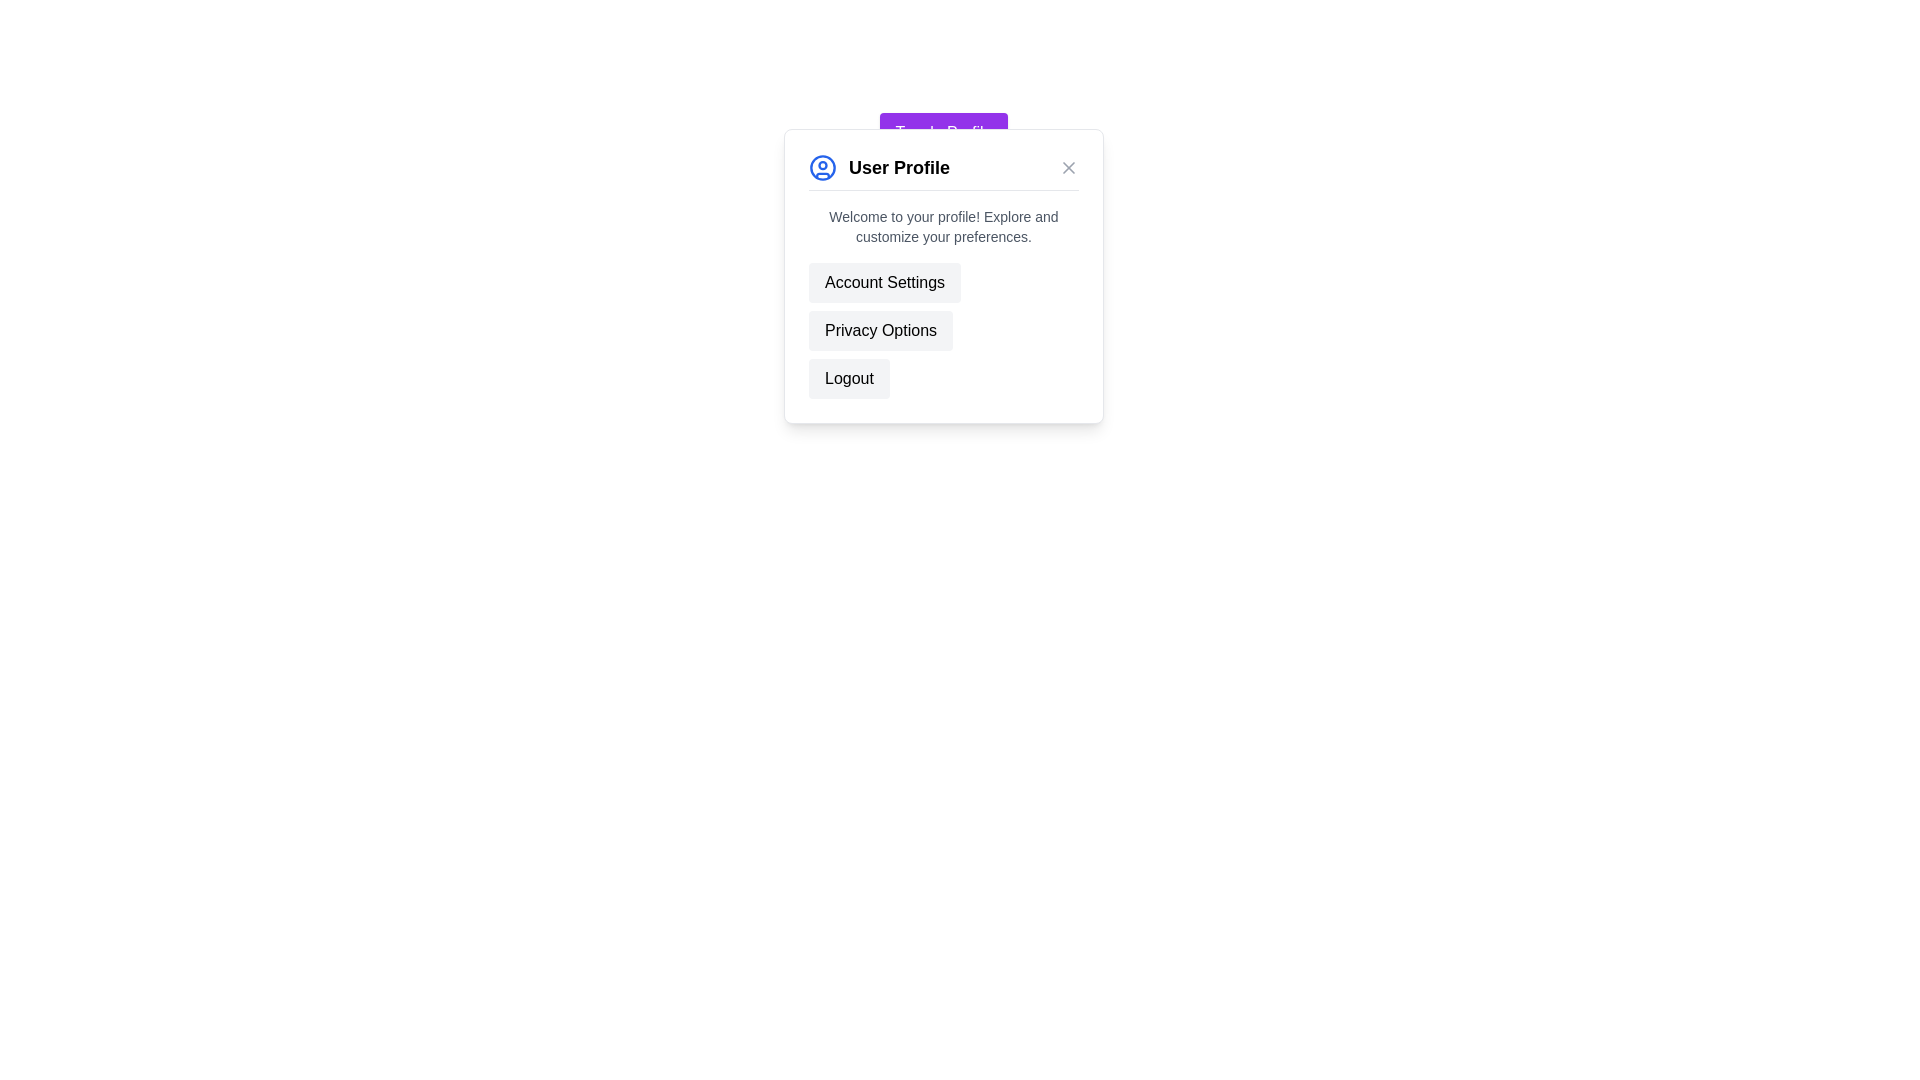 The image size is (1920, 1080). What do you see at coordinates (849, 378) in the screenshot?
I see `the logout button located in the 'User Profile' modal dialog, which is the third item below the 'Privacy Options' button` at bounding box center [849, 378].